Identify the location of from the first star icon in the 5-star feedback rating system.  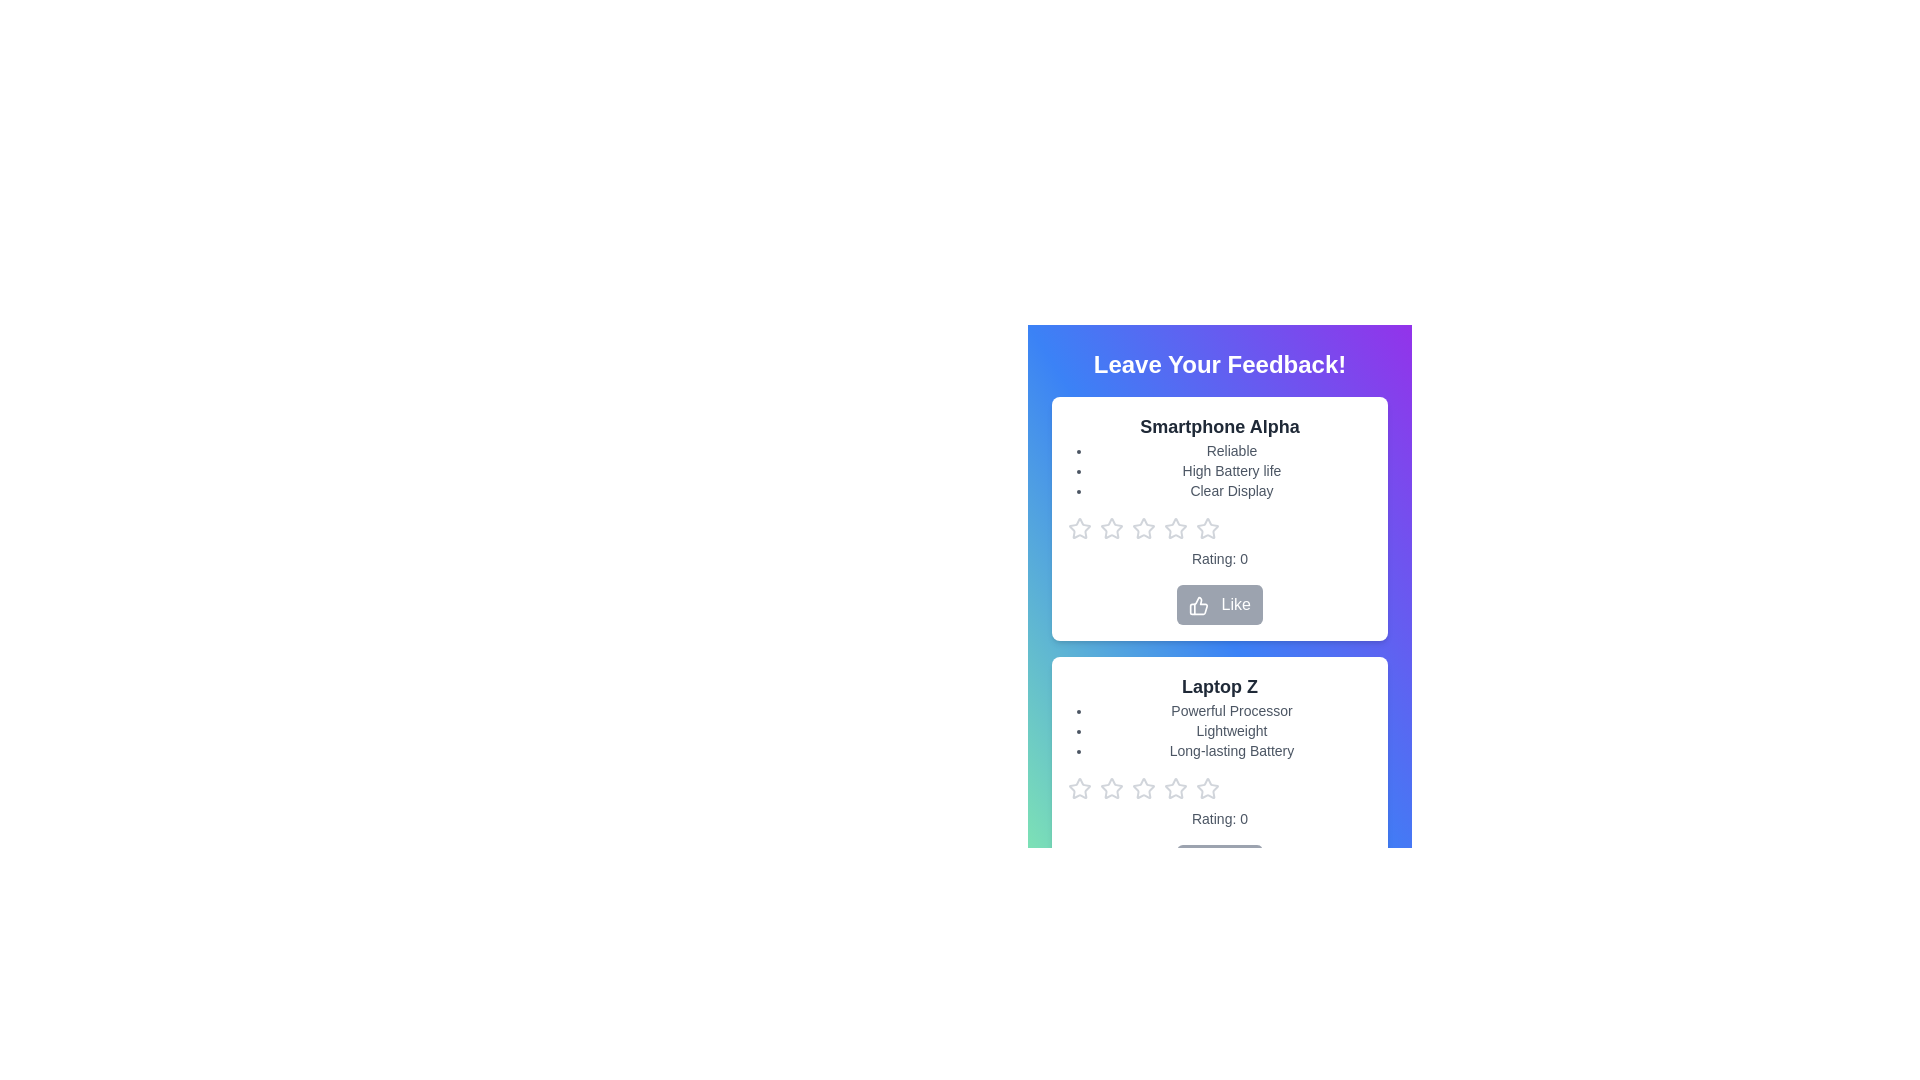
(1079, 787).